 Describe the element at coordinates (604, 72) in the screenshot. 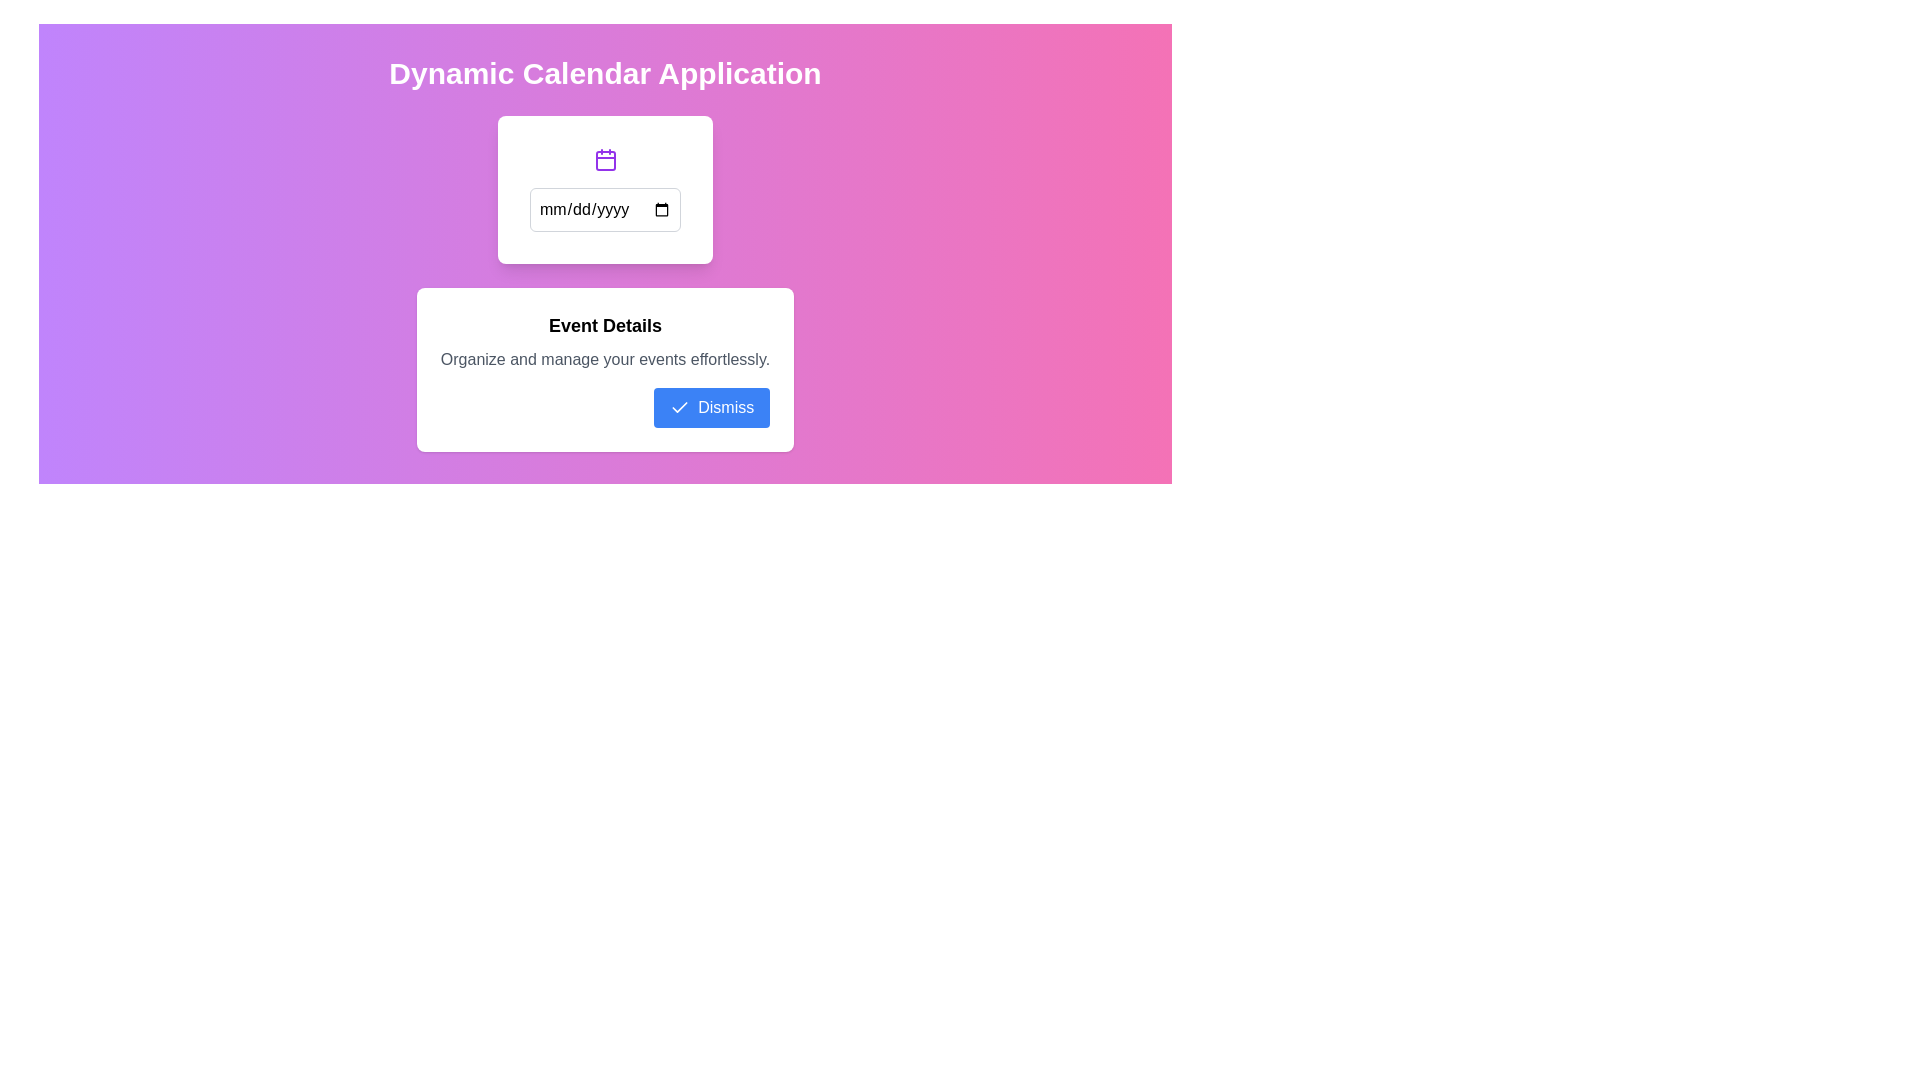

I see `the Text label at the top center of the application interface, which serves as the title or header of the application` at that location.